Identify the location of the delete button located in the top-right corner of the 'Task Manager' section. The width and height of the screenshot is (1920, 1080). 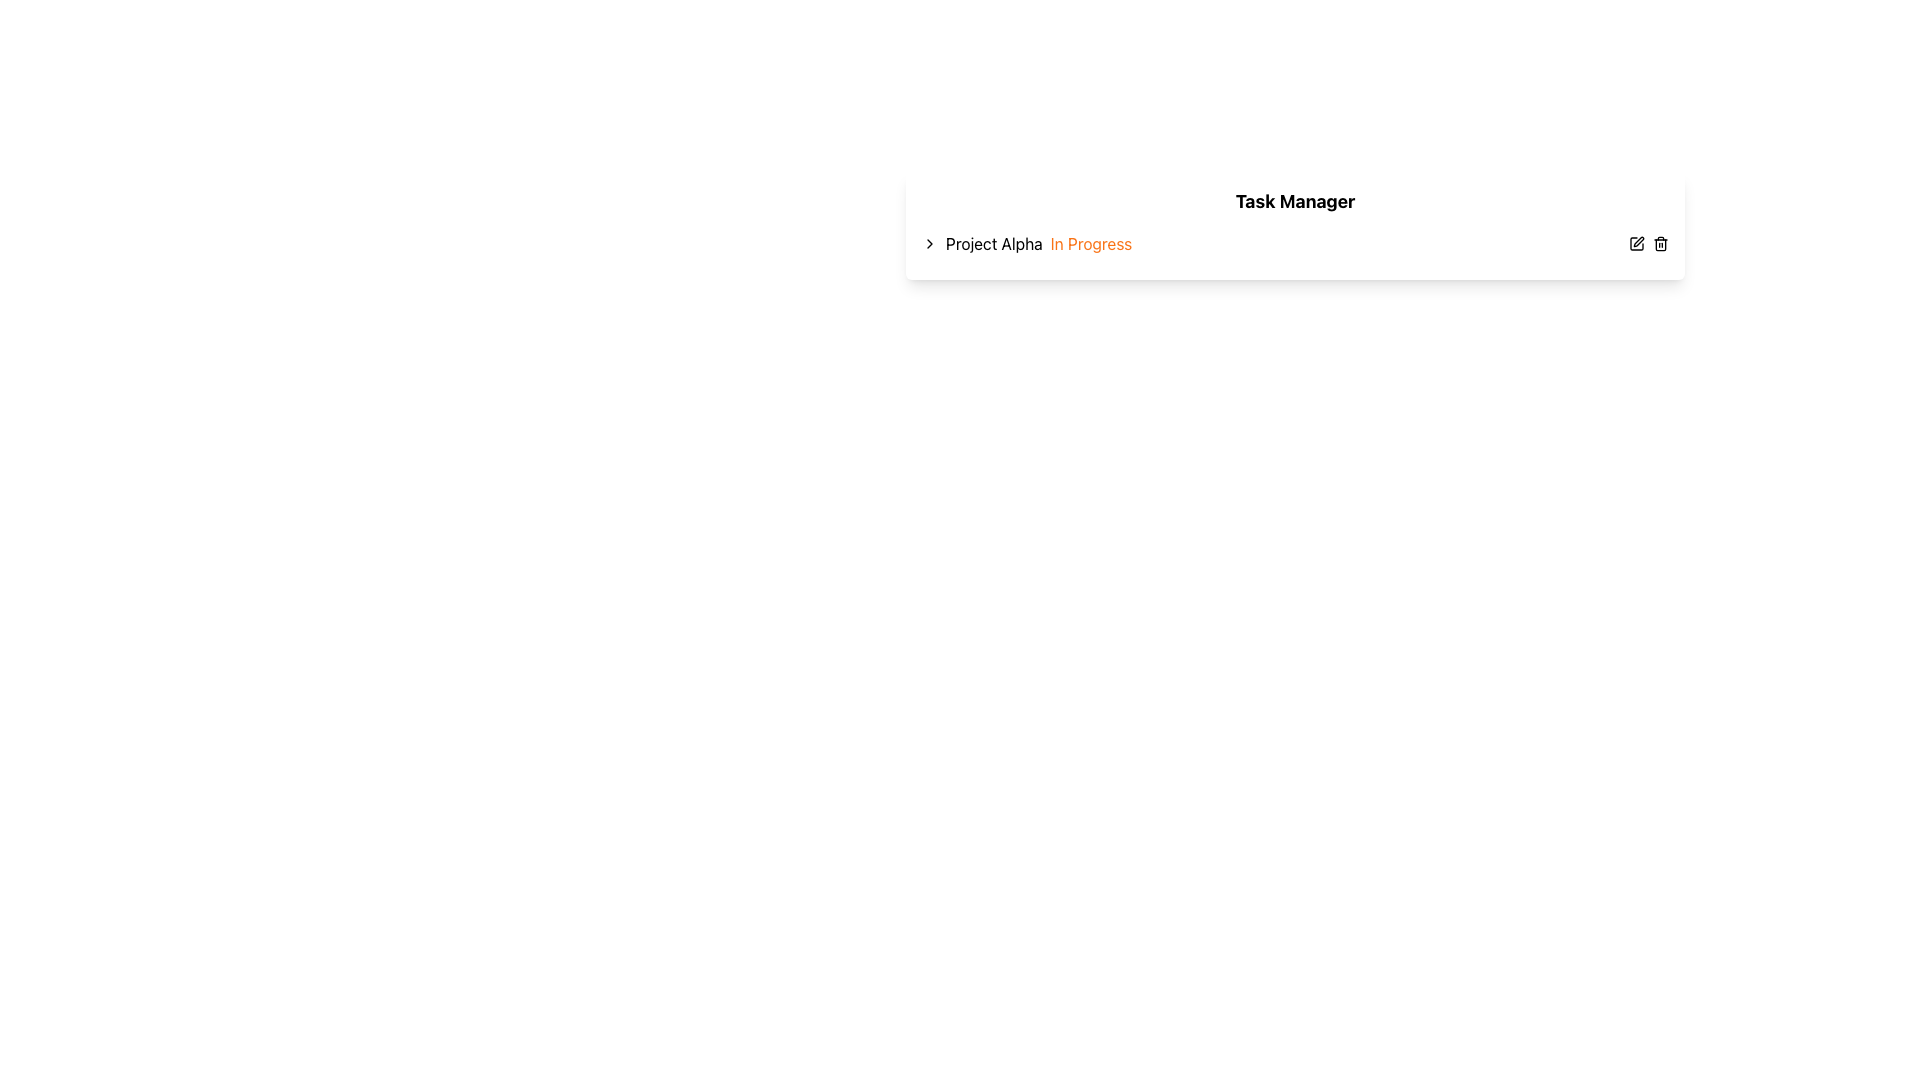
(1660, 242).